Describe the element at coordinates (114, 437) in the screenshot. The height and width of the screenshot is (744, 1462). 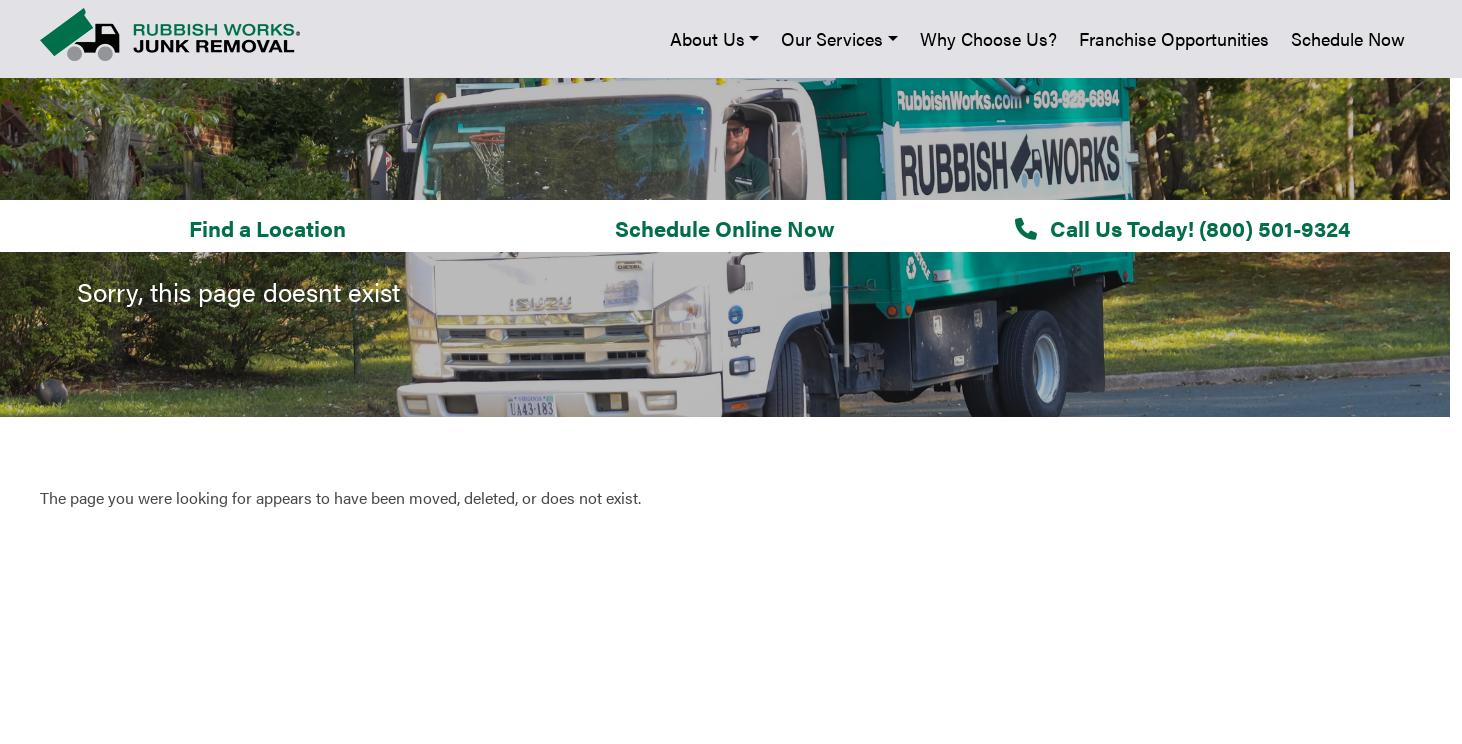
I see `'Franchise Opportunities'` at that location.